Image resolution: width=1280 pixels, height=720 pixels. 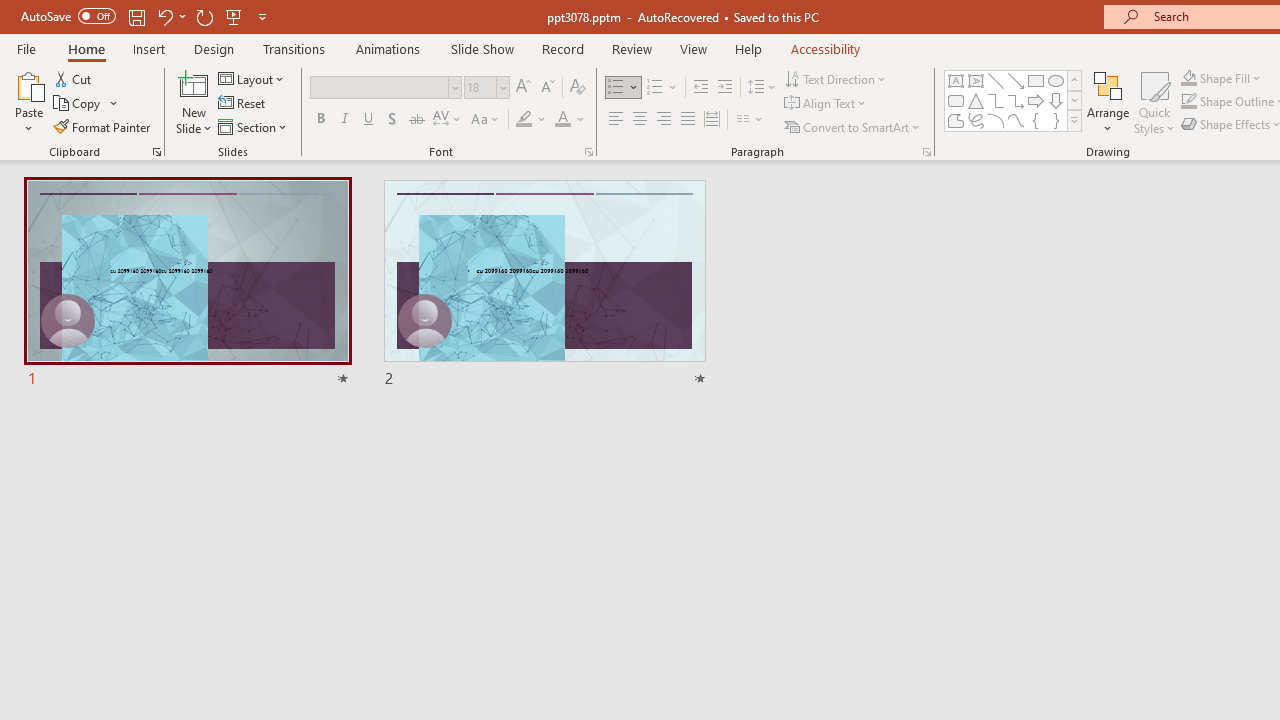 I want to click on 'Section', so click(x=253, y=127).